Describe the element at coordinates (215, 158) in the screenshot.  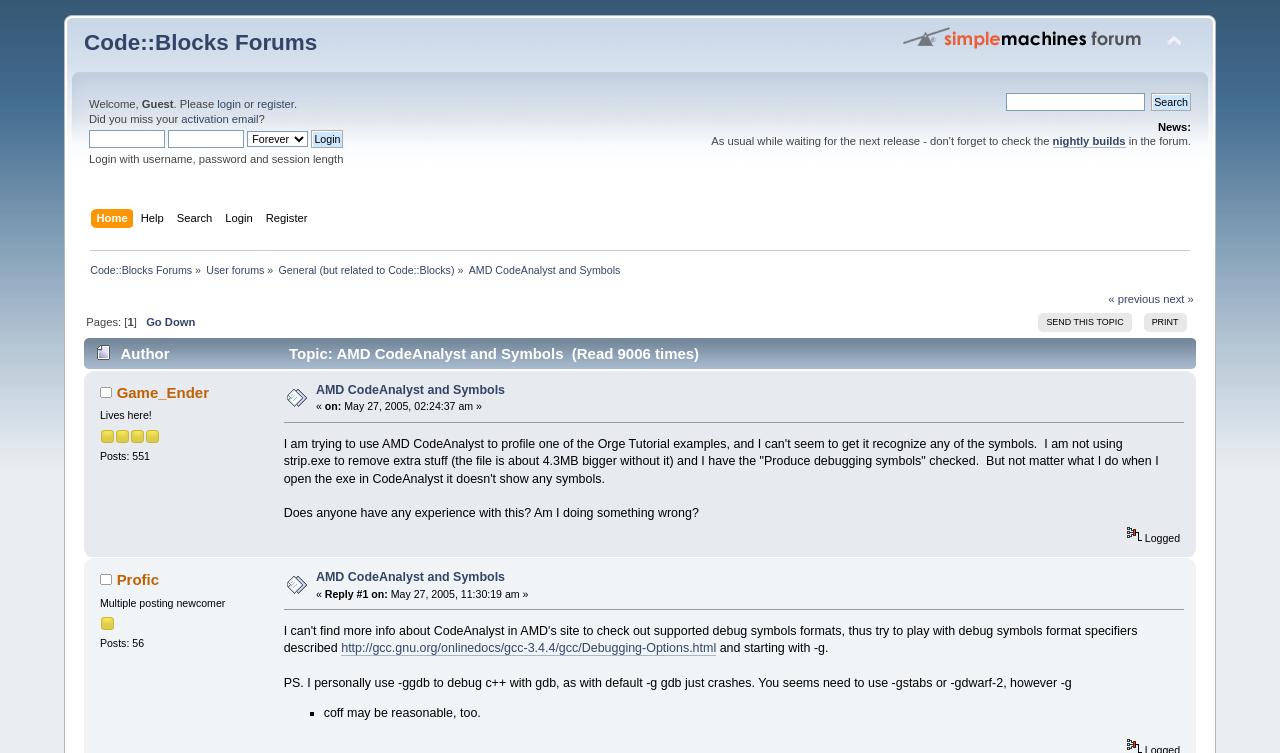
I see `'Login with username, password and session length'` at that location.